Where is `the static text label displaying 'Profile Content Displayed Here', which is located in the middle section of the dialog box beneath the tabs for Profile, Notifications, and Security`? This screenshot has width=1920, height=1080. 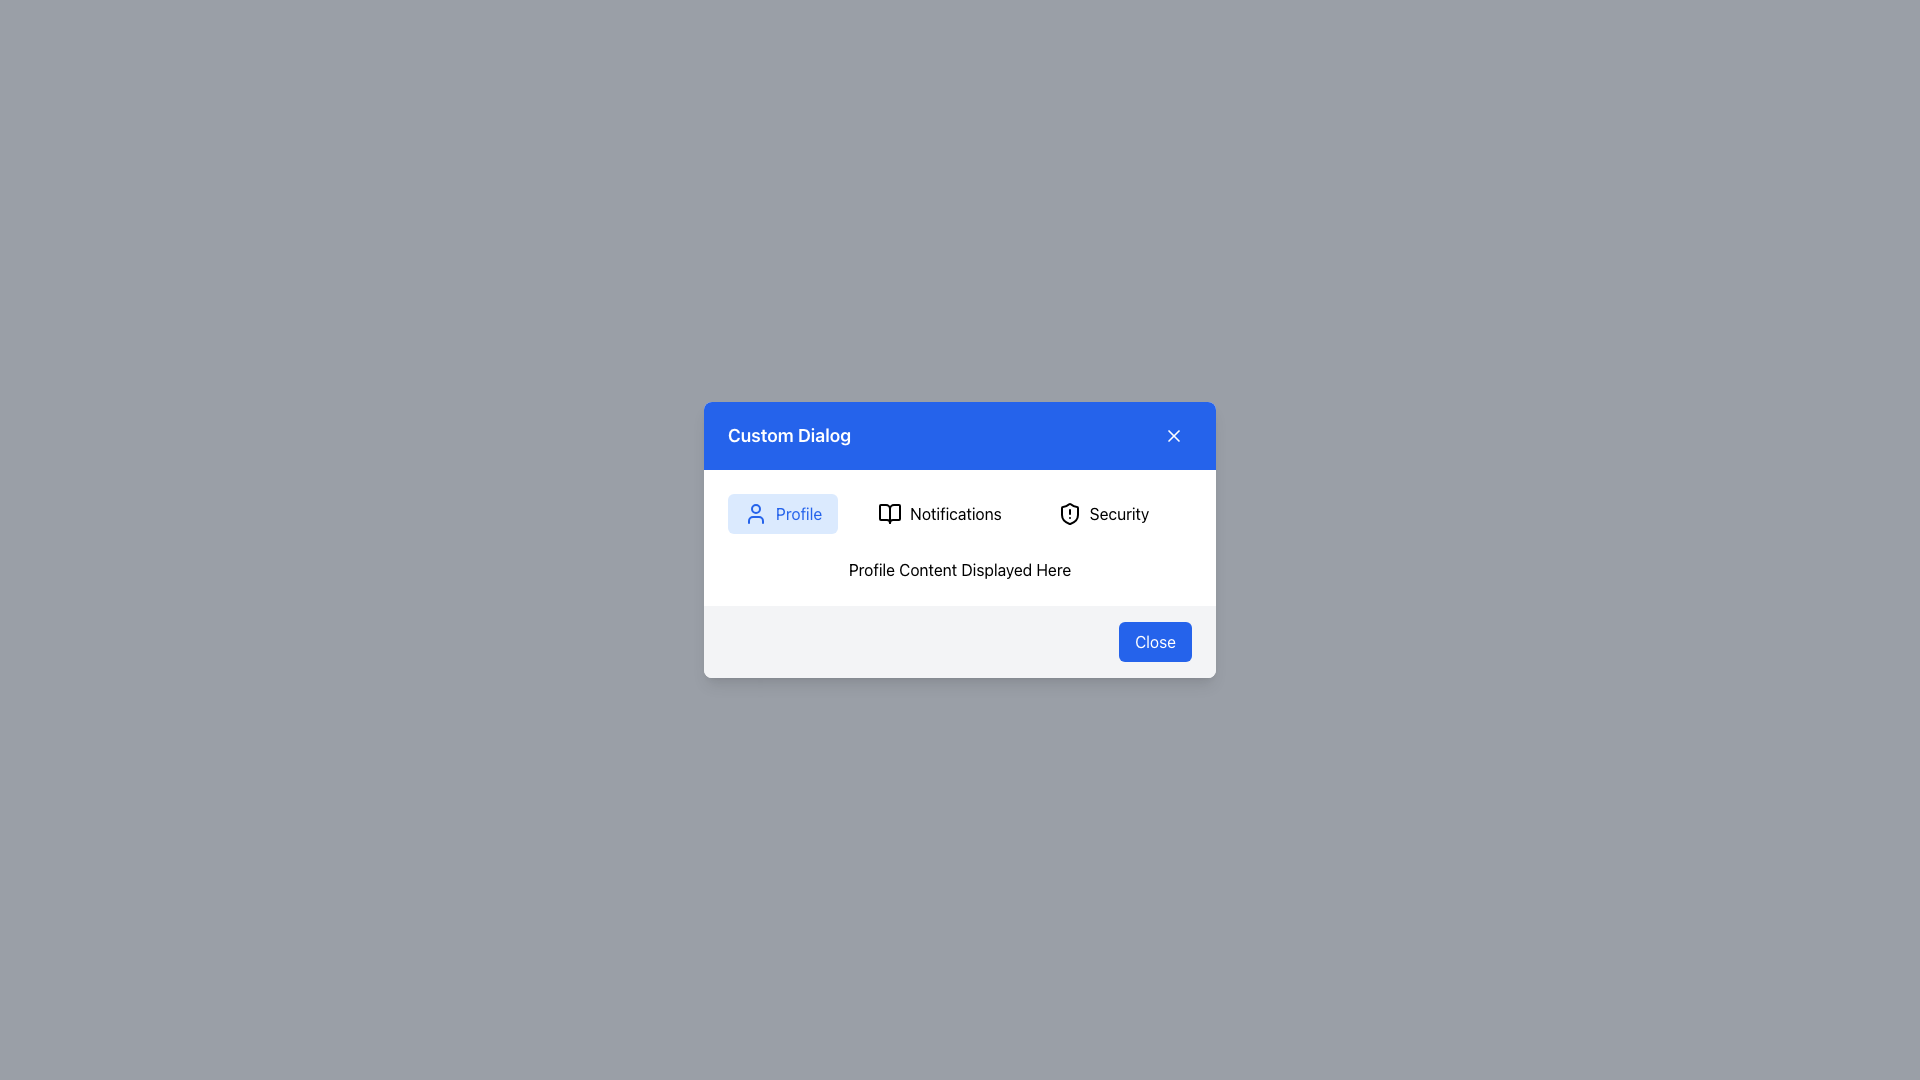 the static text label displaying 'Profile Content Displayed Here', which is located in the middle section of the dialog box beneath the tabs for Profile, Notifications, and Security is located at coordinates (960, 570).